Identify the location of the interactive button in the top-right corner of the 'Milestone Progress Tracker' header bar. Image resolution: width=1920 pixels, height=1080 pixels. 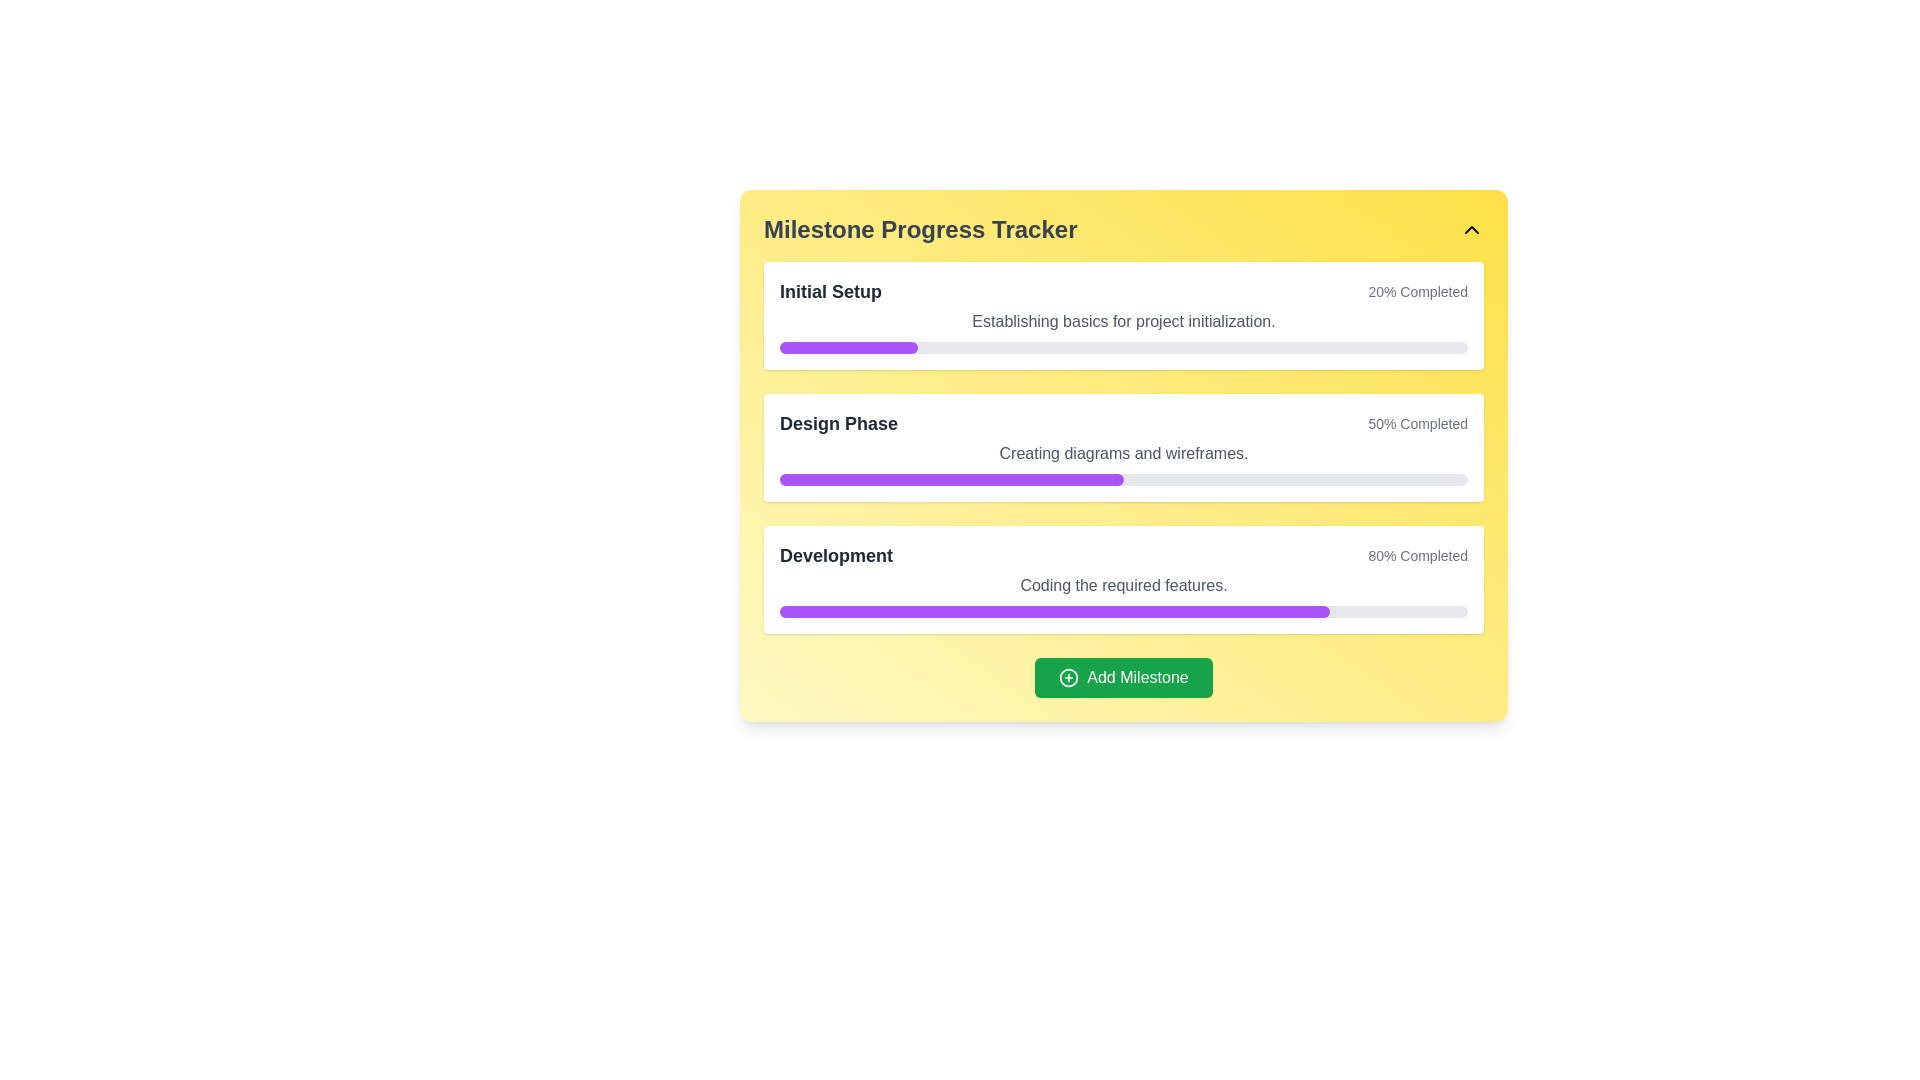
(1472, 229).